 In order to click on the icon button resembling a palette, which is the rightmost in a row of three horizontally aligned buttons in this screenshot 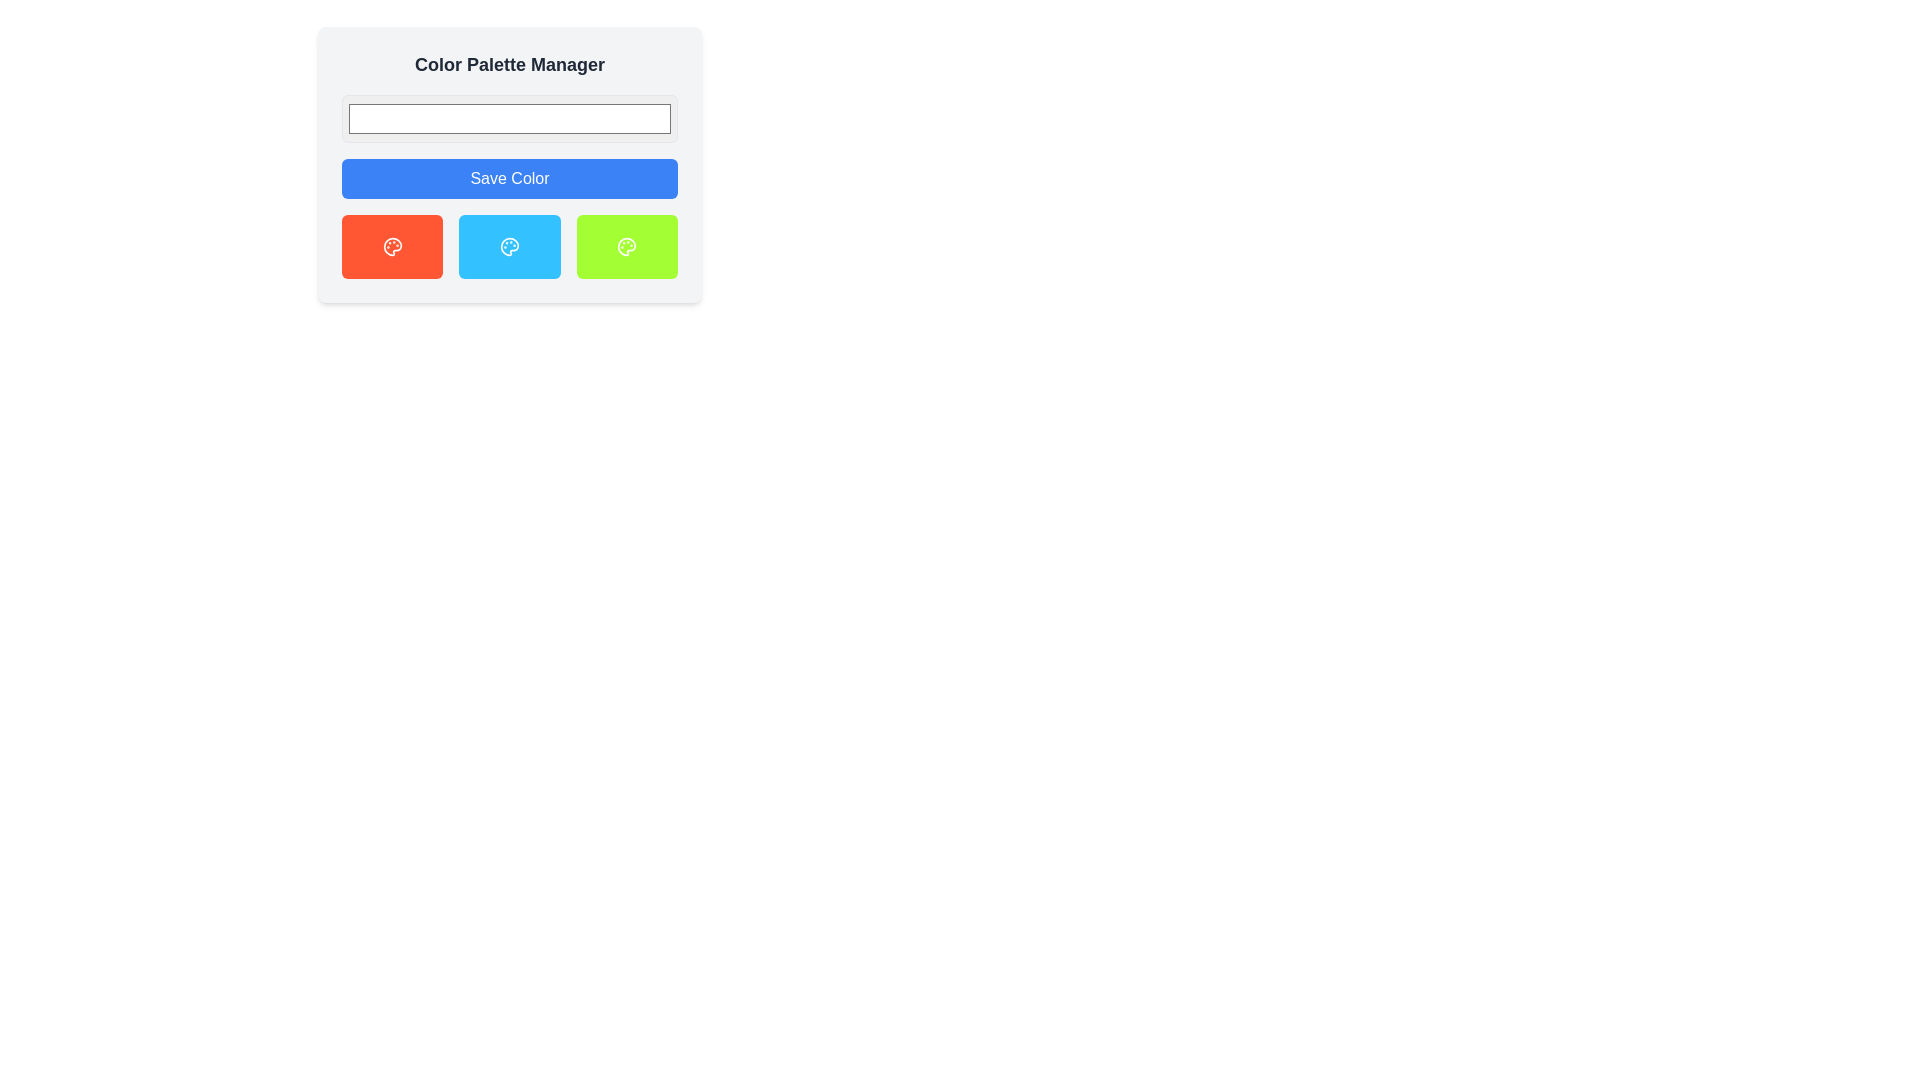, I will do `click(626, 245)`.